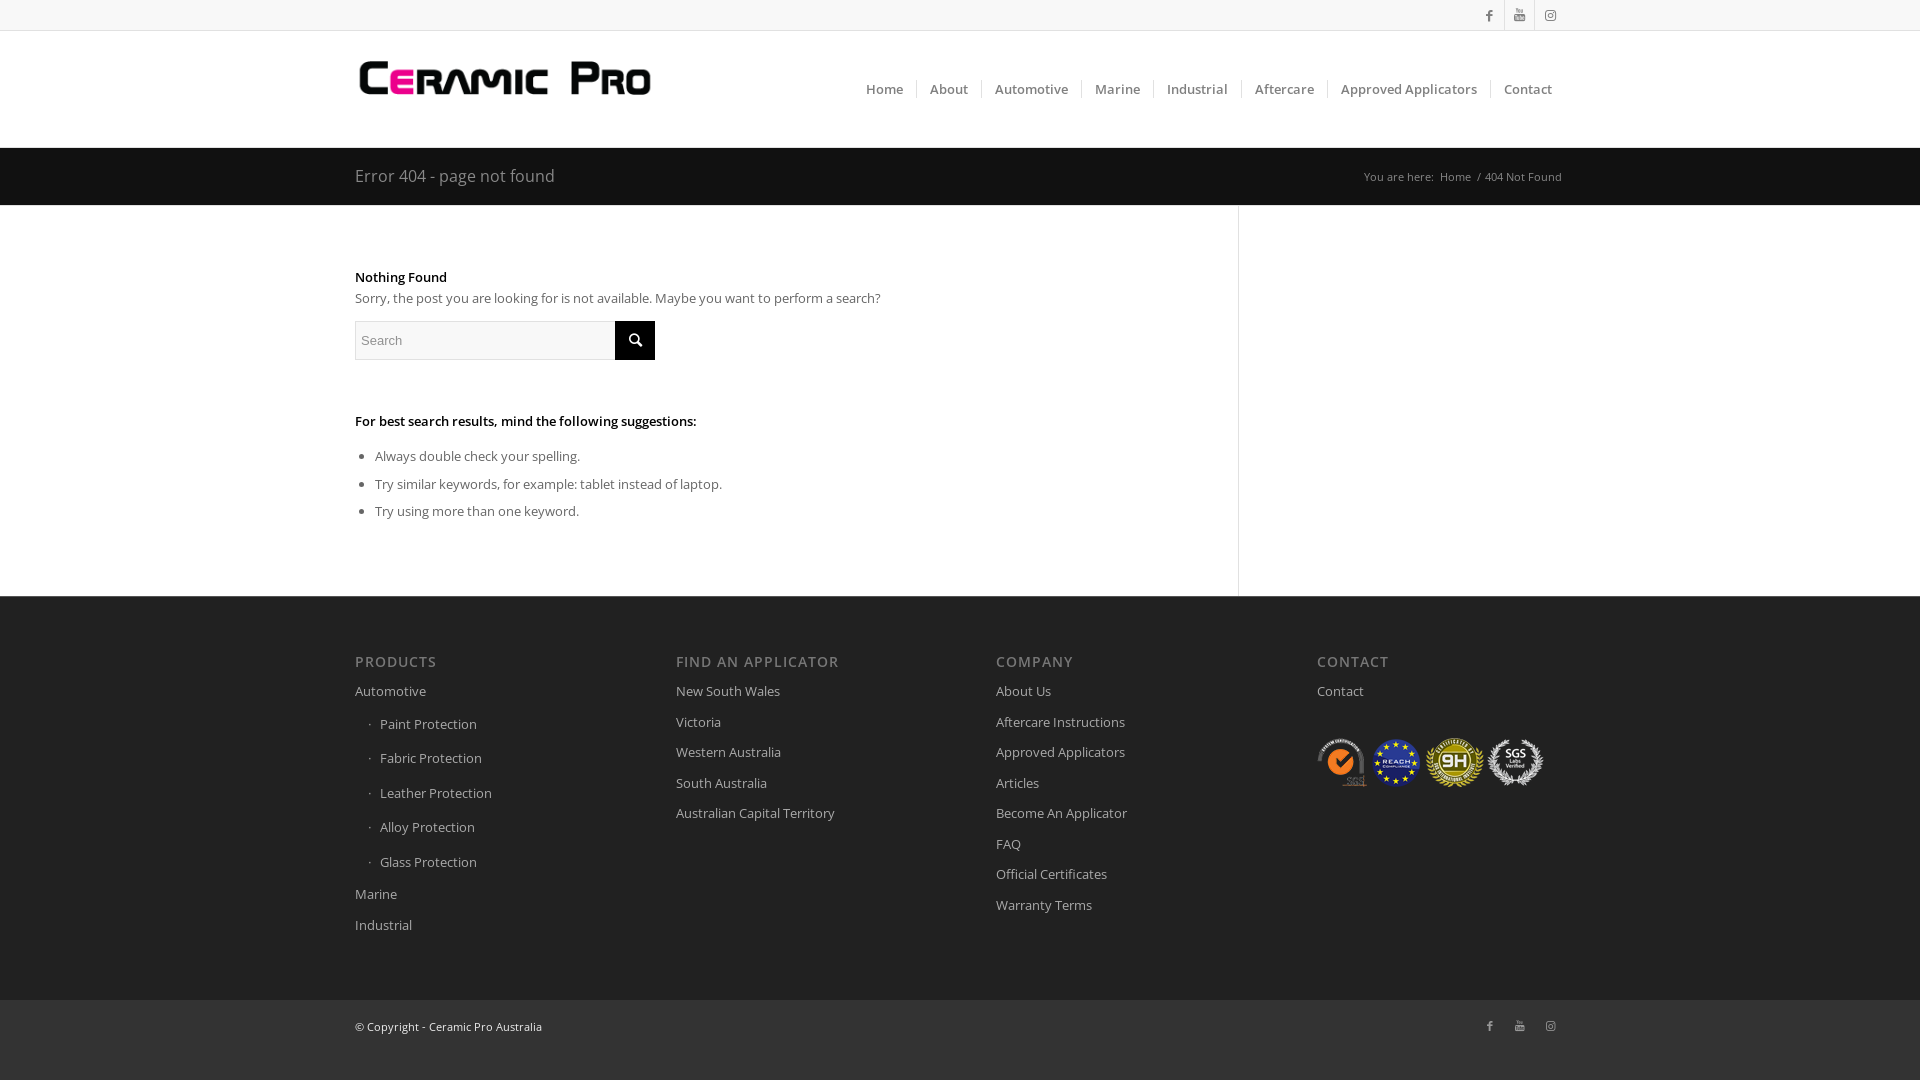  Describe the element at coordinates (485, 725) in the screenshot. I see `'Paint Protection'` at that location.